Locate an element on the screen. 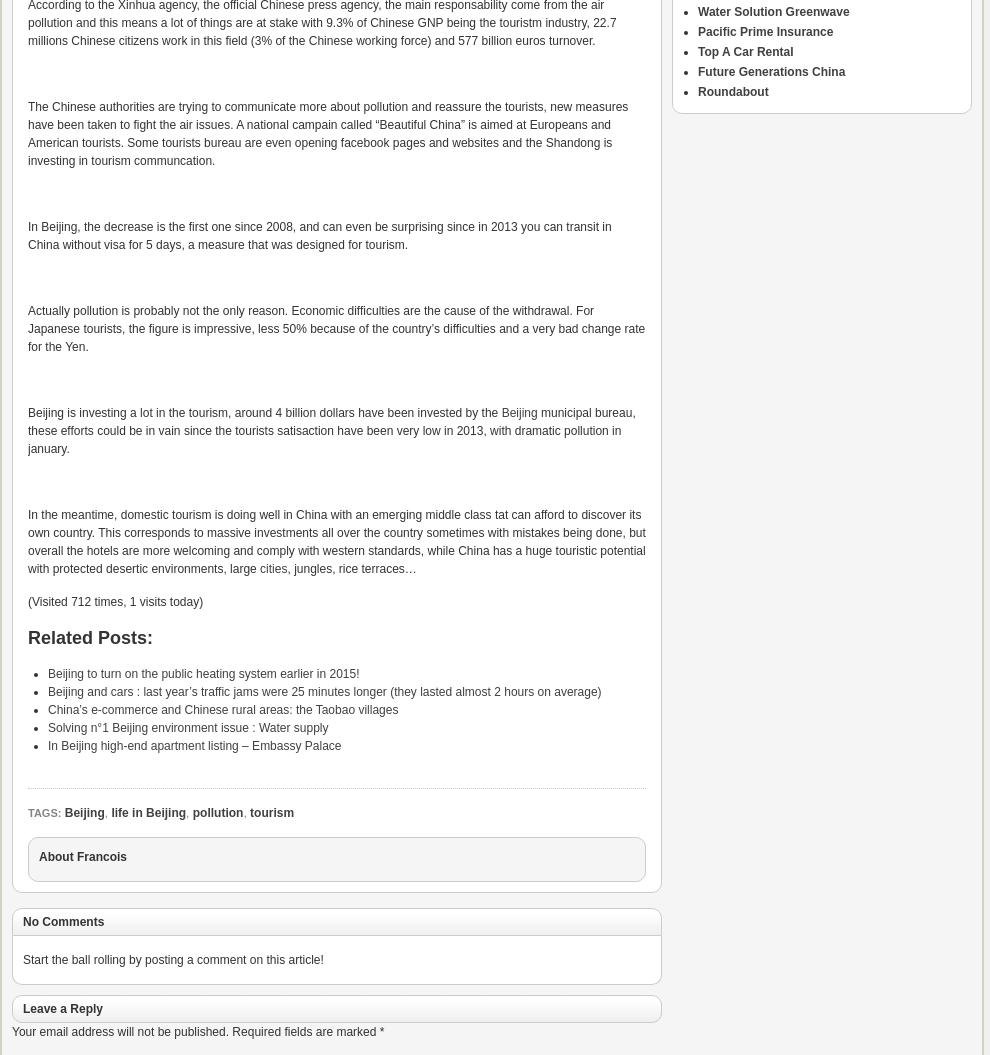  'life in Beijing' is located at coordinates (147, 811).